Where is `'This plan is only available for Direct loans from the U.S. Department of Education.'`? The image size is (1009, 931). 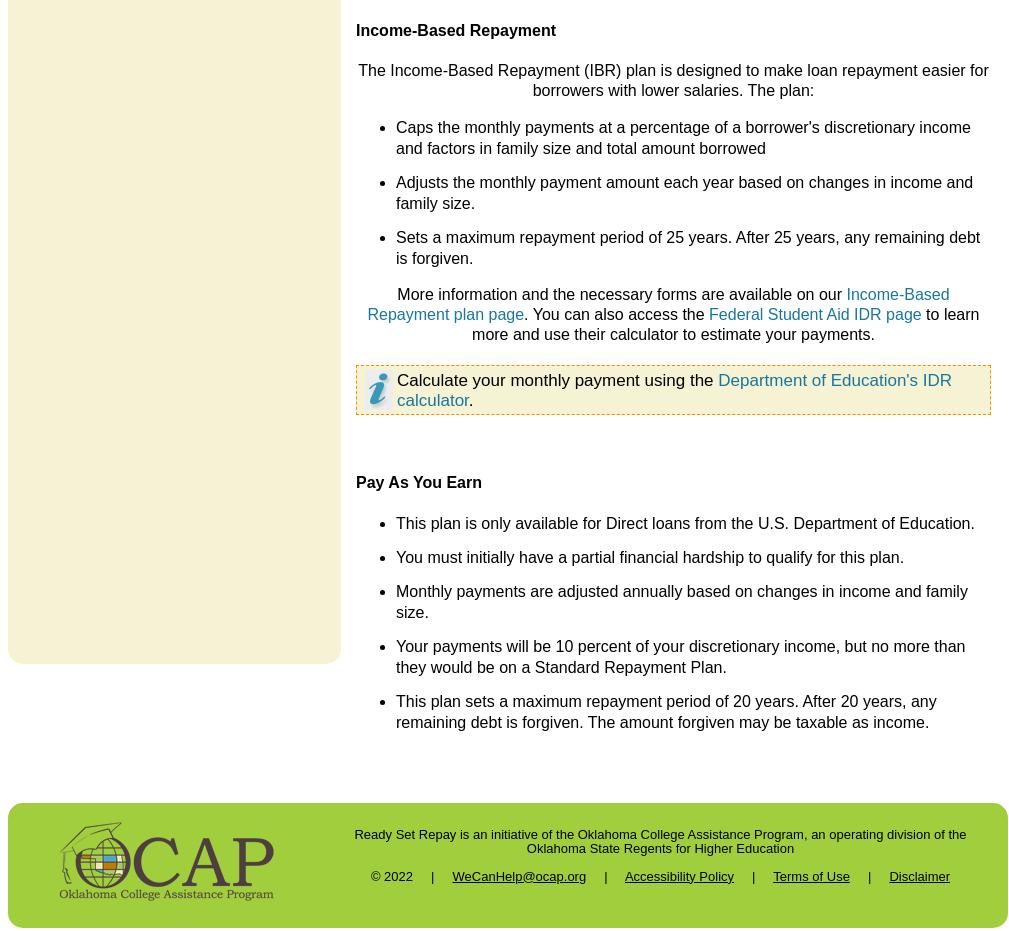 'This plan is only available for Direct loans from the U.S. Department of Education.' is located at coordinates (685, 523).